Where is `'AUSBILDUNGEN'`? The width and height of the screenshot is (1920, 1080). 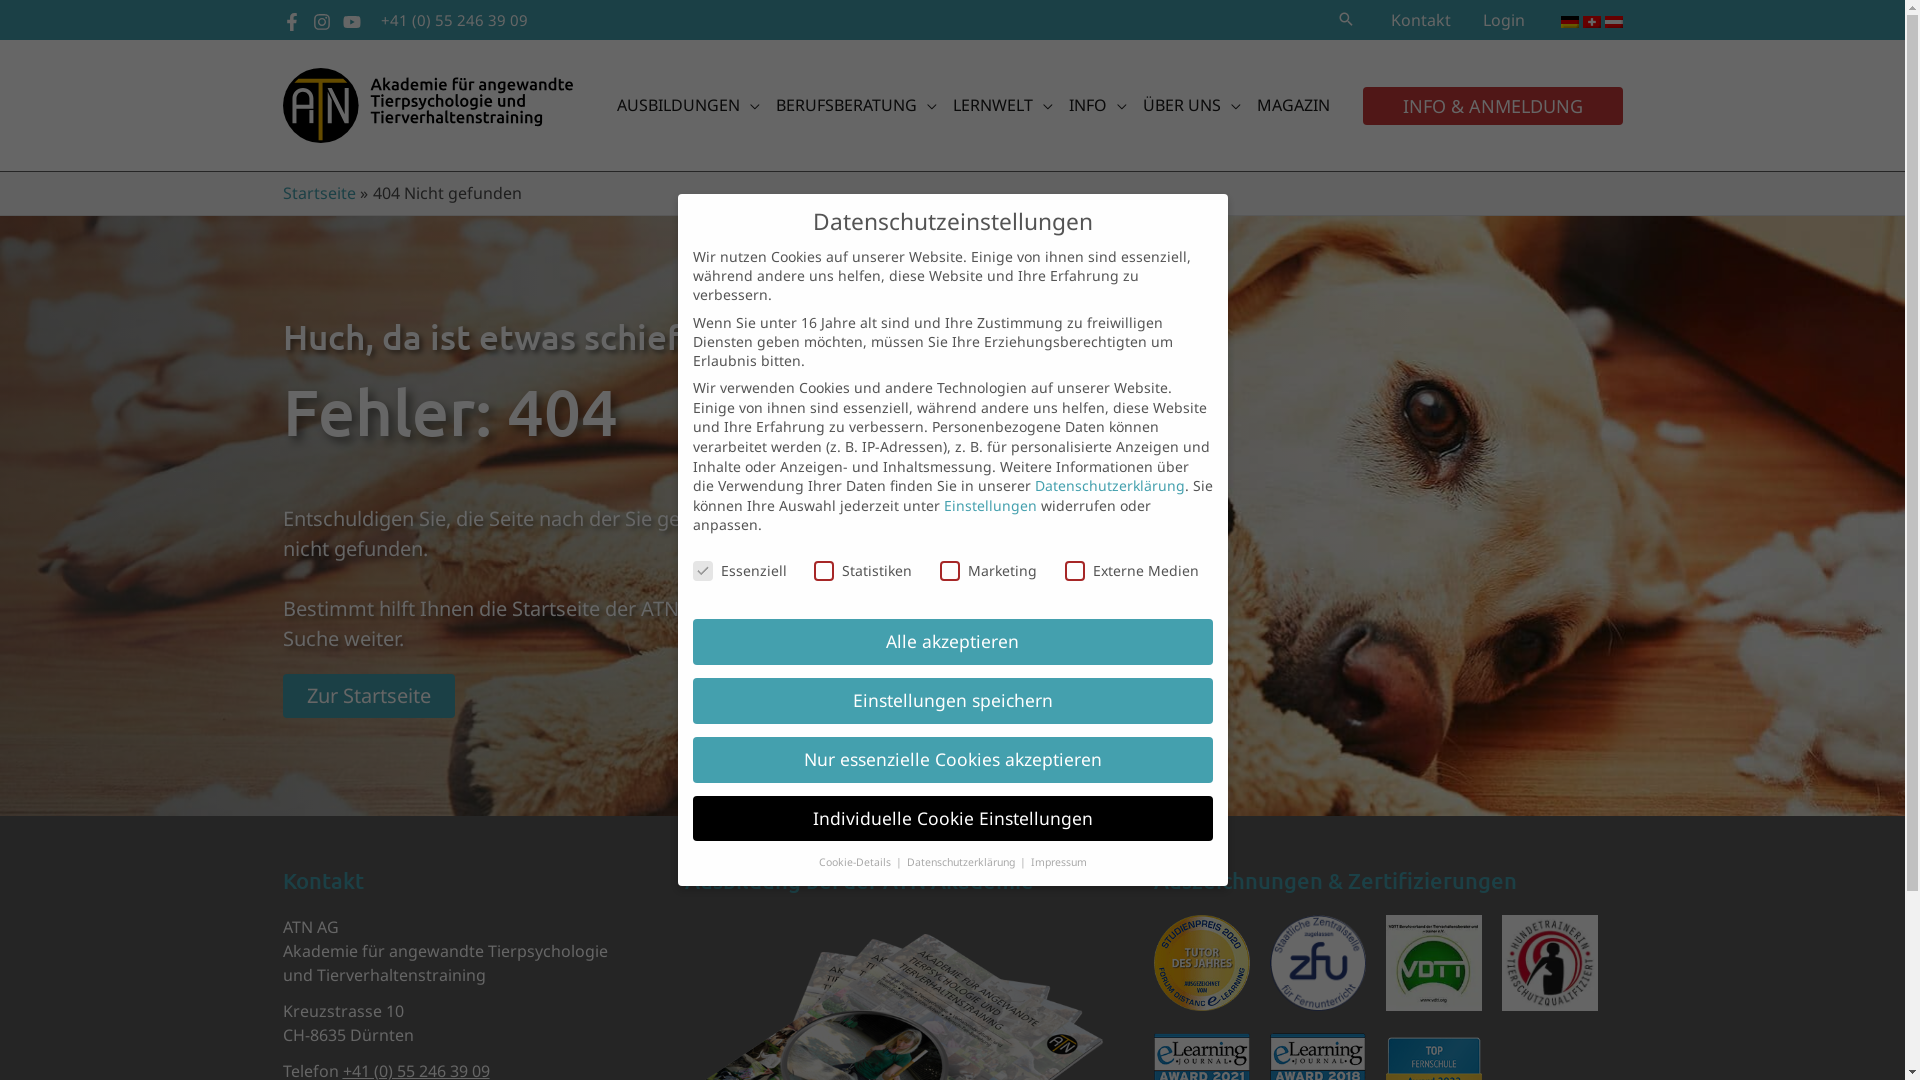
'AUSBILDUNGEN' is located at coordinates (687, 105).